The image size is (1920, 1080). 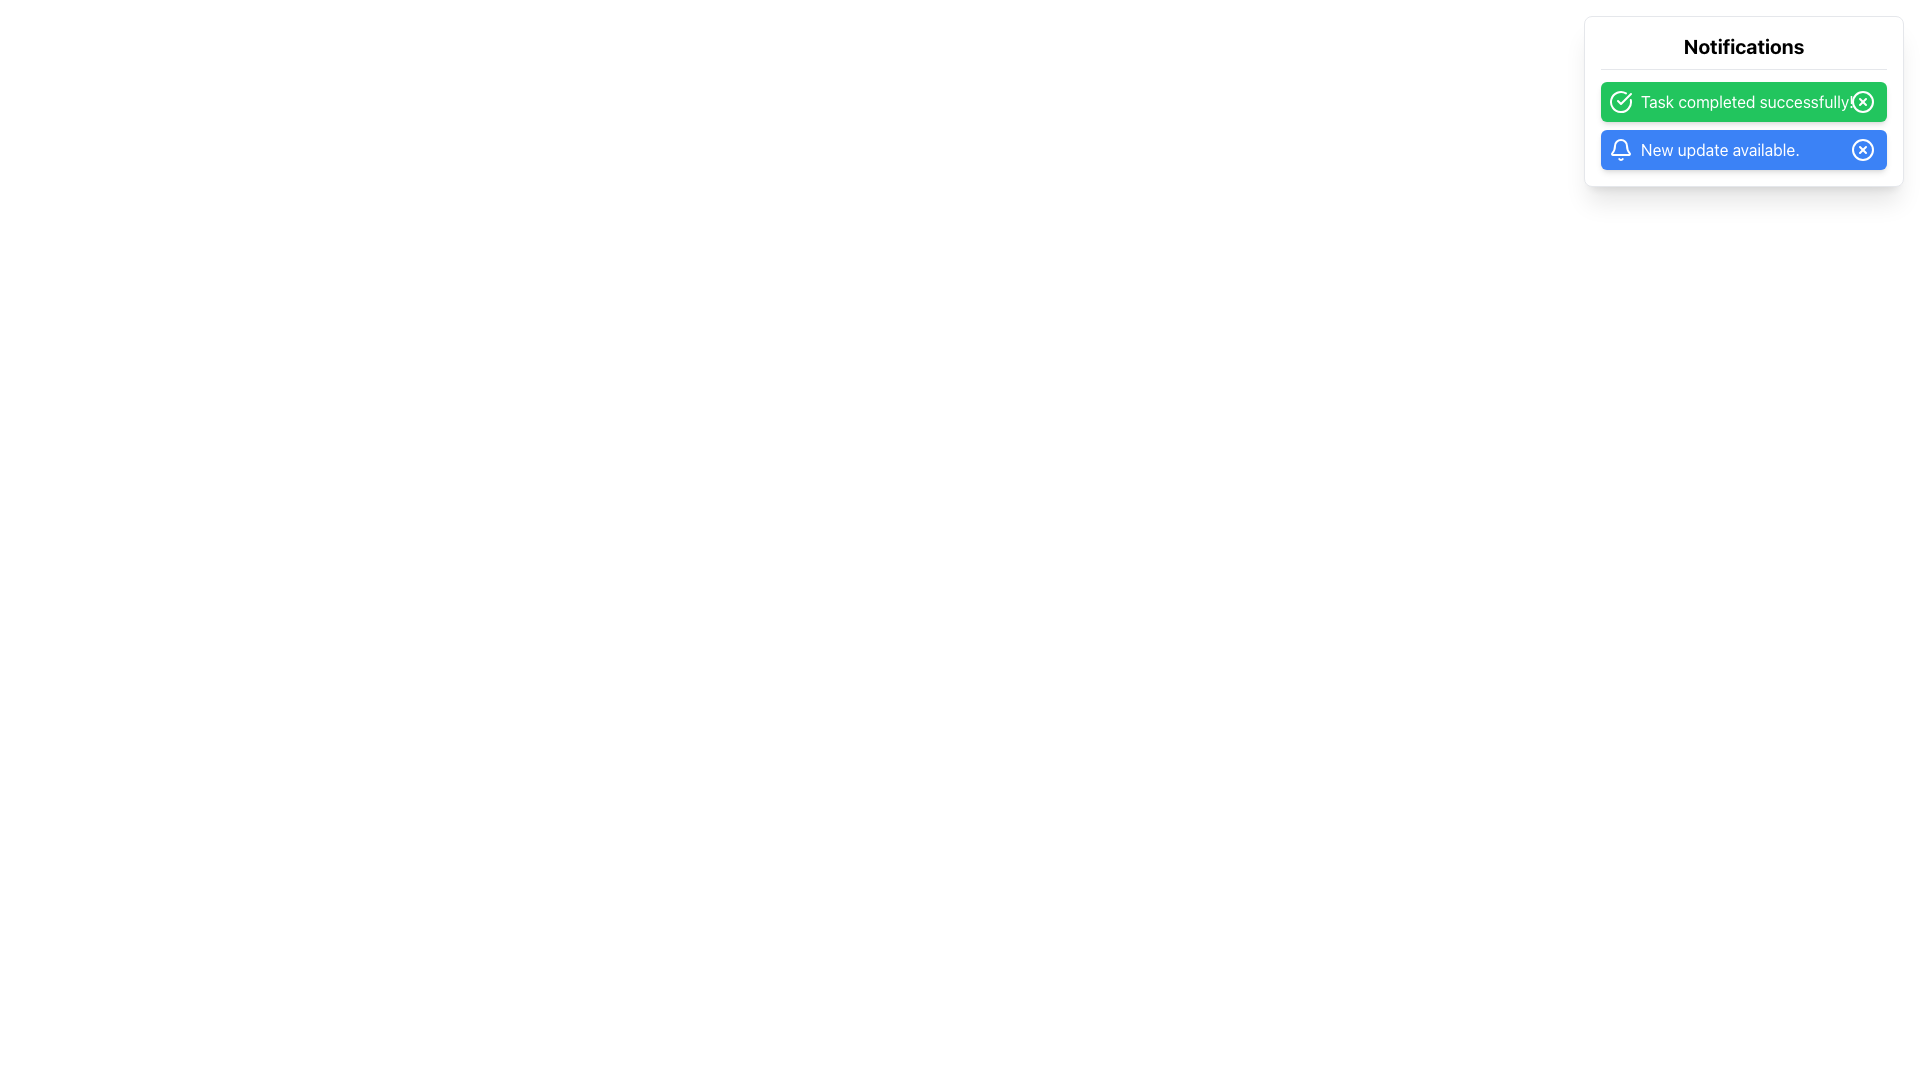 I want to click on the circular green icon with a check mark inside, indicating successful completion, located at the left edge of the 'Task completed successfully!' notification panel, so click(x=1621, y=101).